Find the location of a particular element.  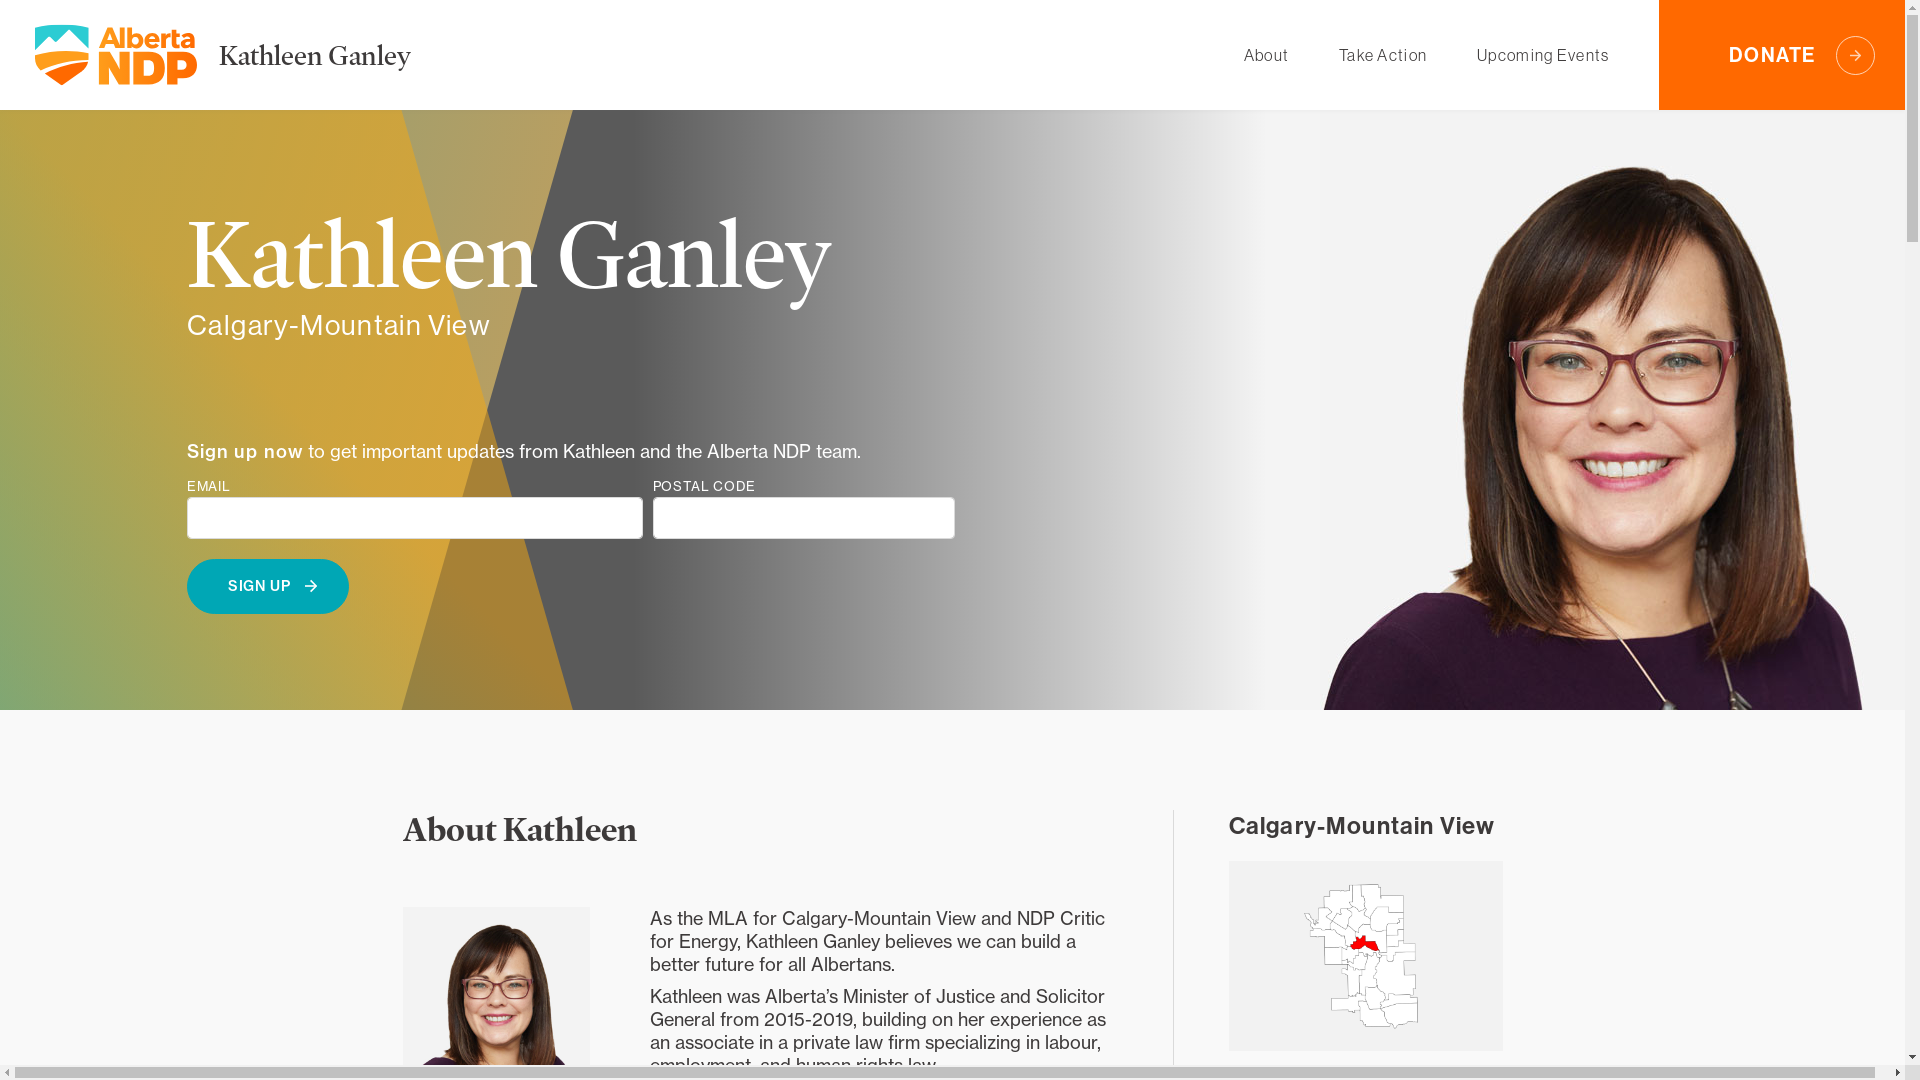

'Take Action' is located at coordinates (1381, 54).